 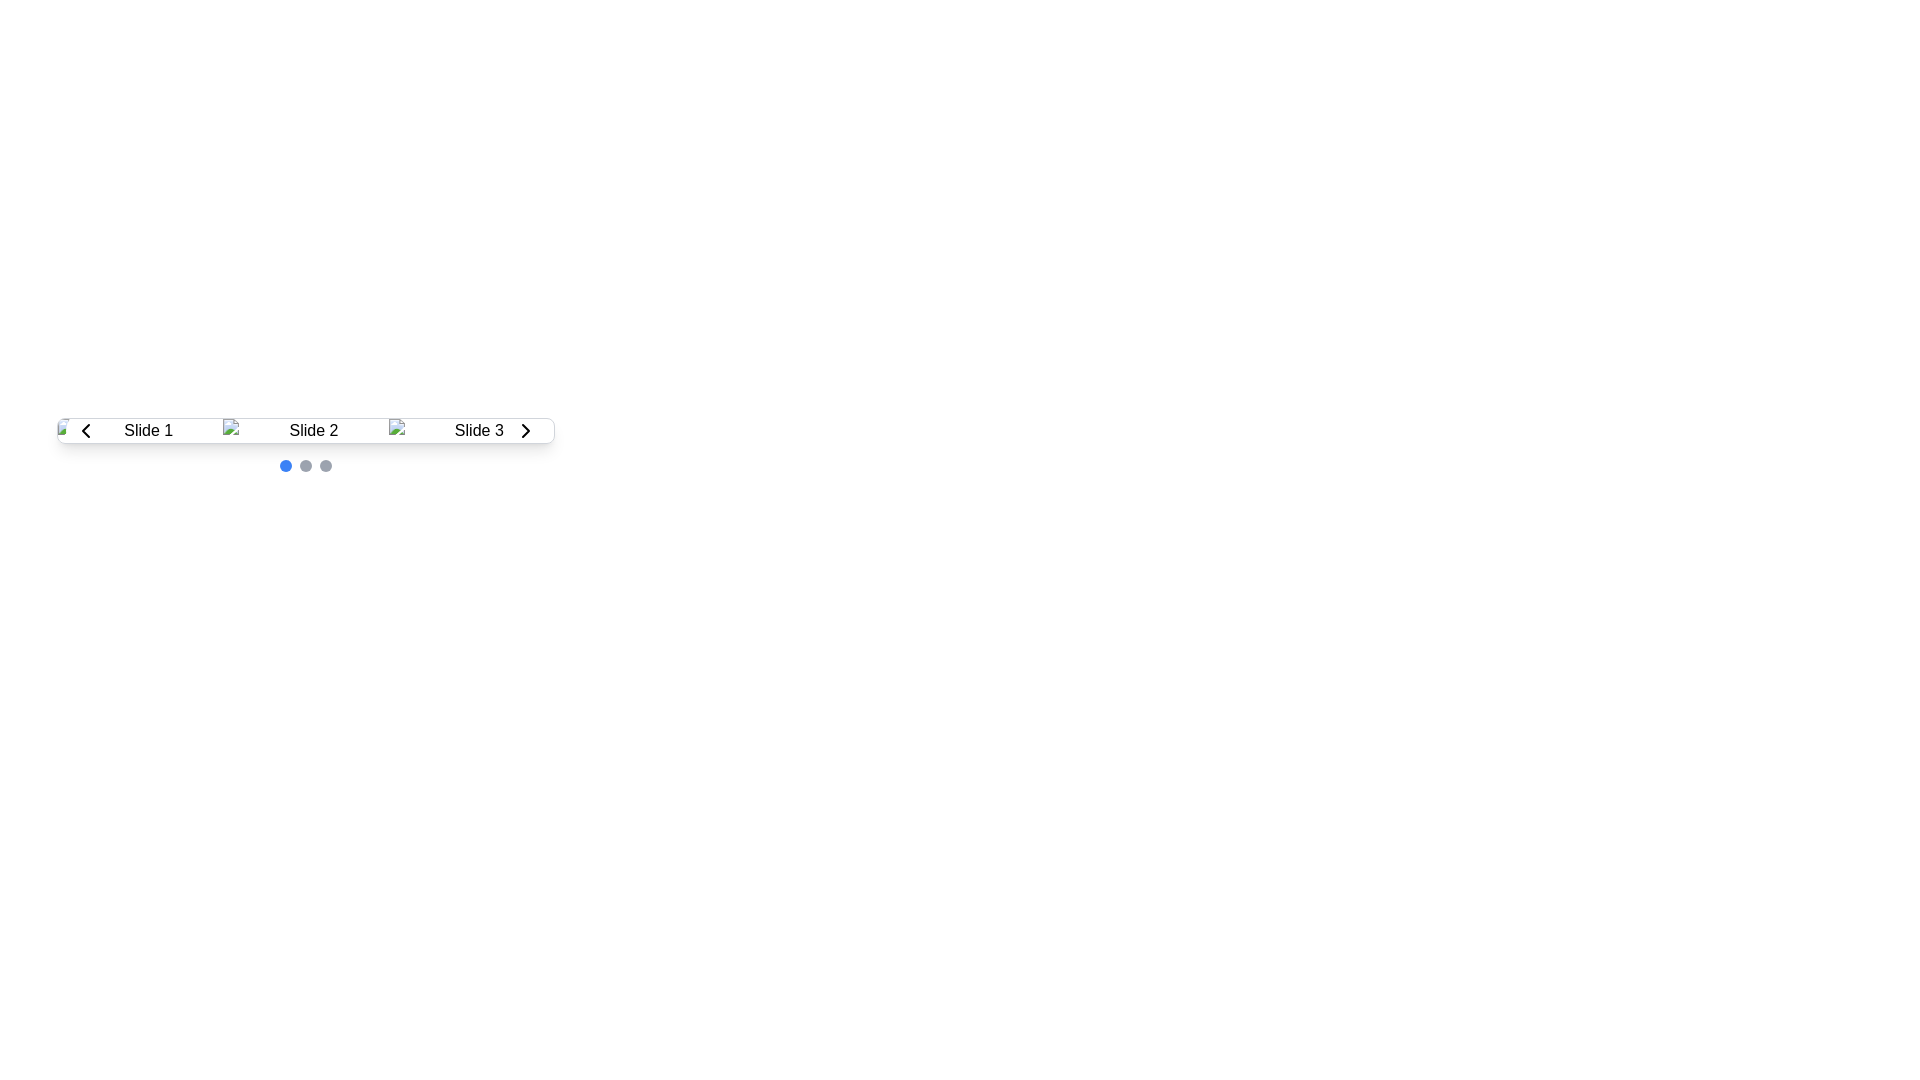 I want to click on the carousel indicator located at the bottom center of the carousel component, so click(x=305, y=466).